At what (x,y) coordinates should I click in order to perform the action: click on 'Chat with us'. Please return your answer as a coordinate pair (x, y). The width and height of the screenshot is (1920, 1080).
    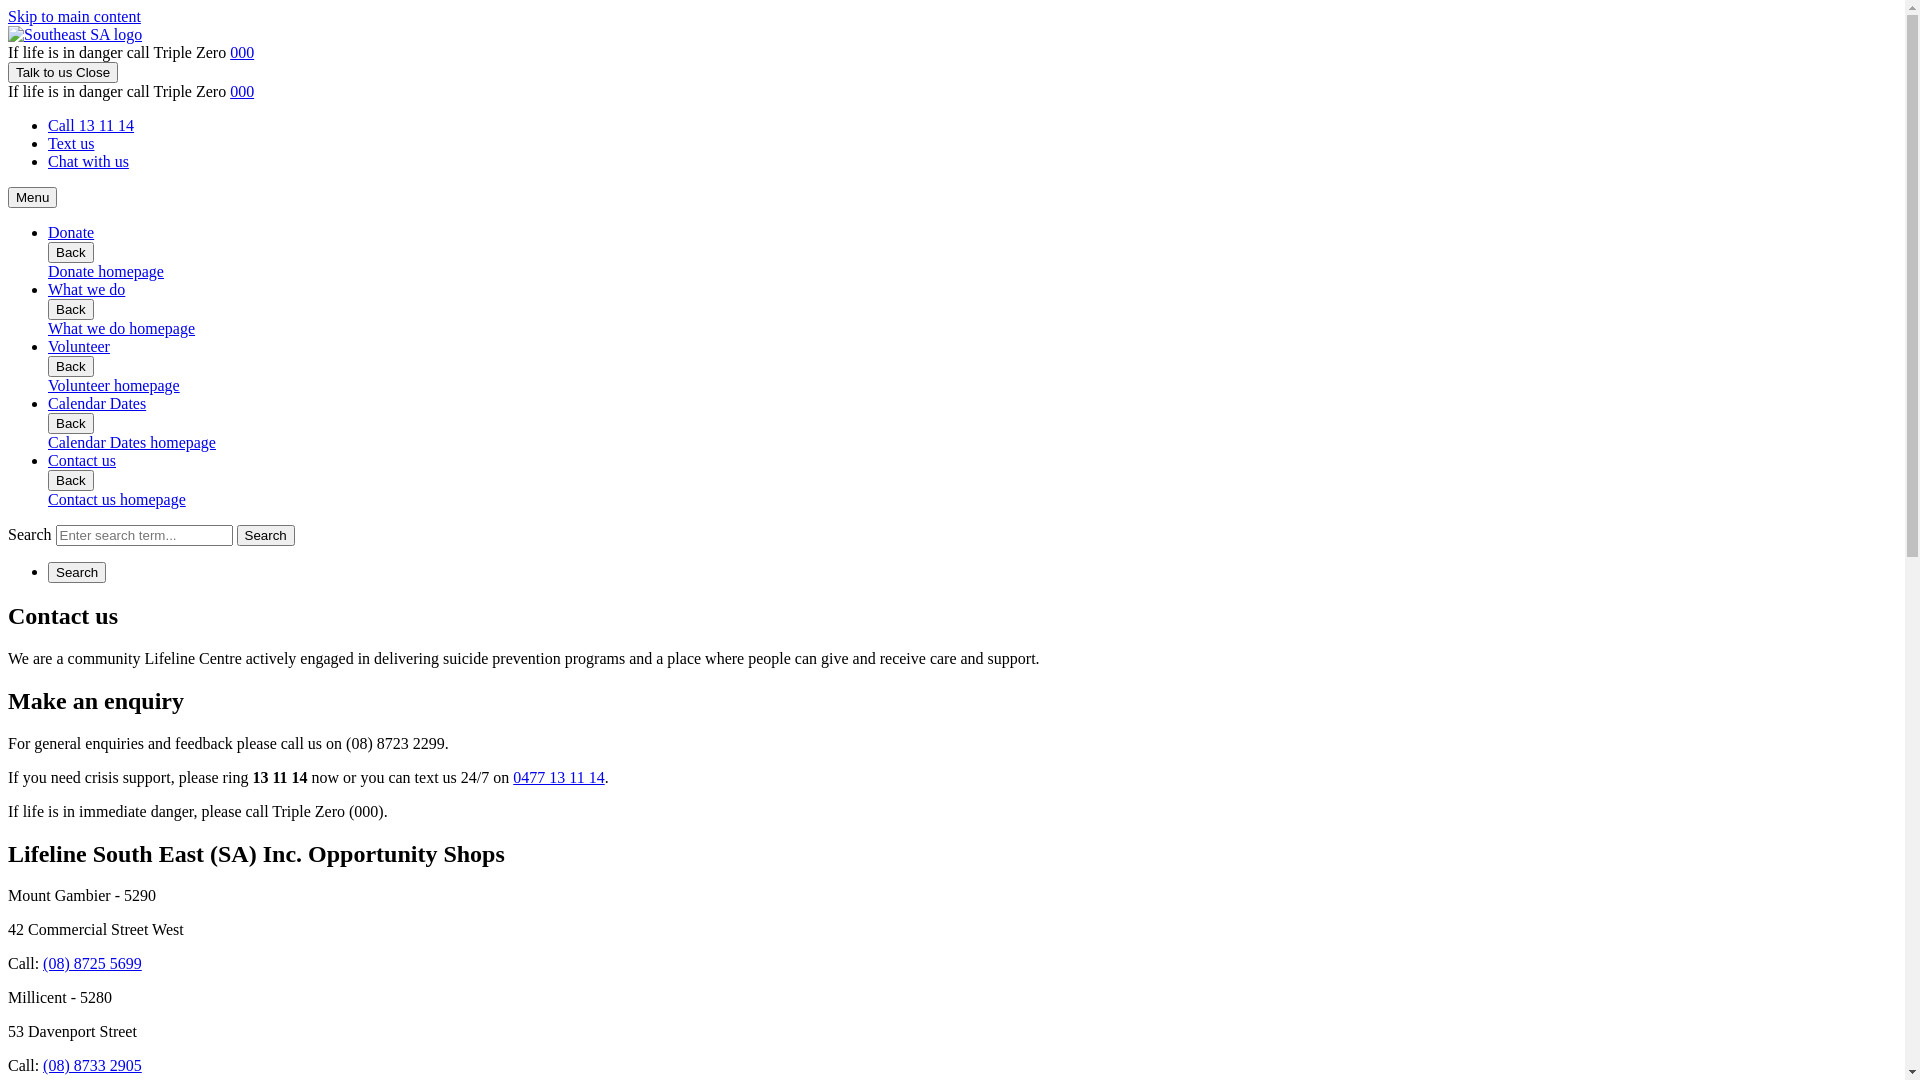
    Looking at the image, I should click on (87, 160).